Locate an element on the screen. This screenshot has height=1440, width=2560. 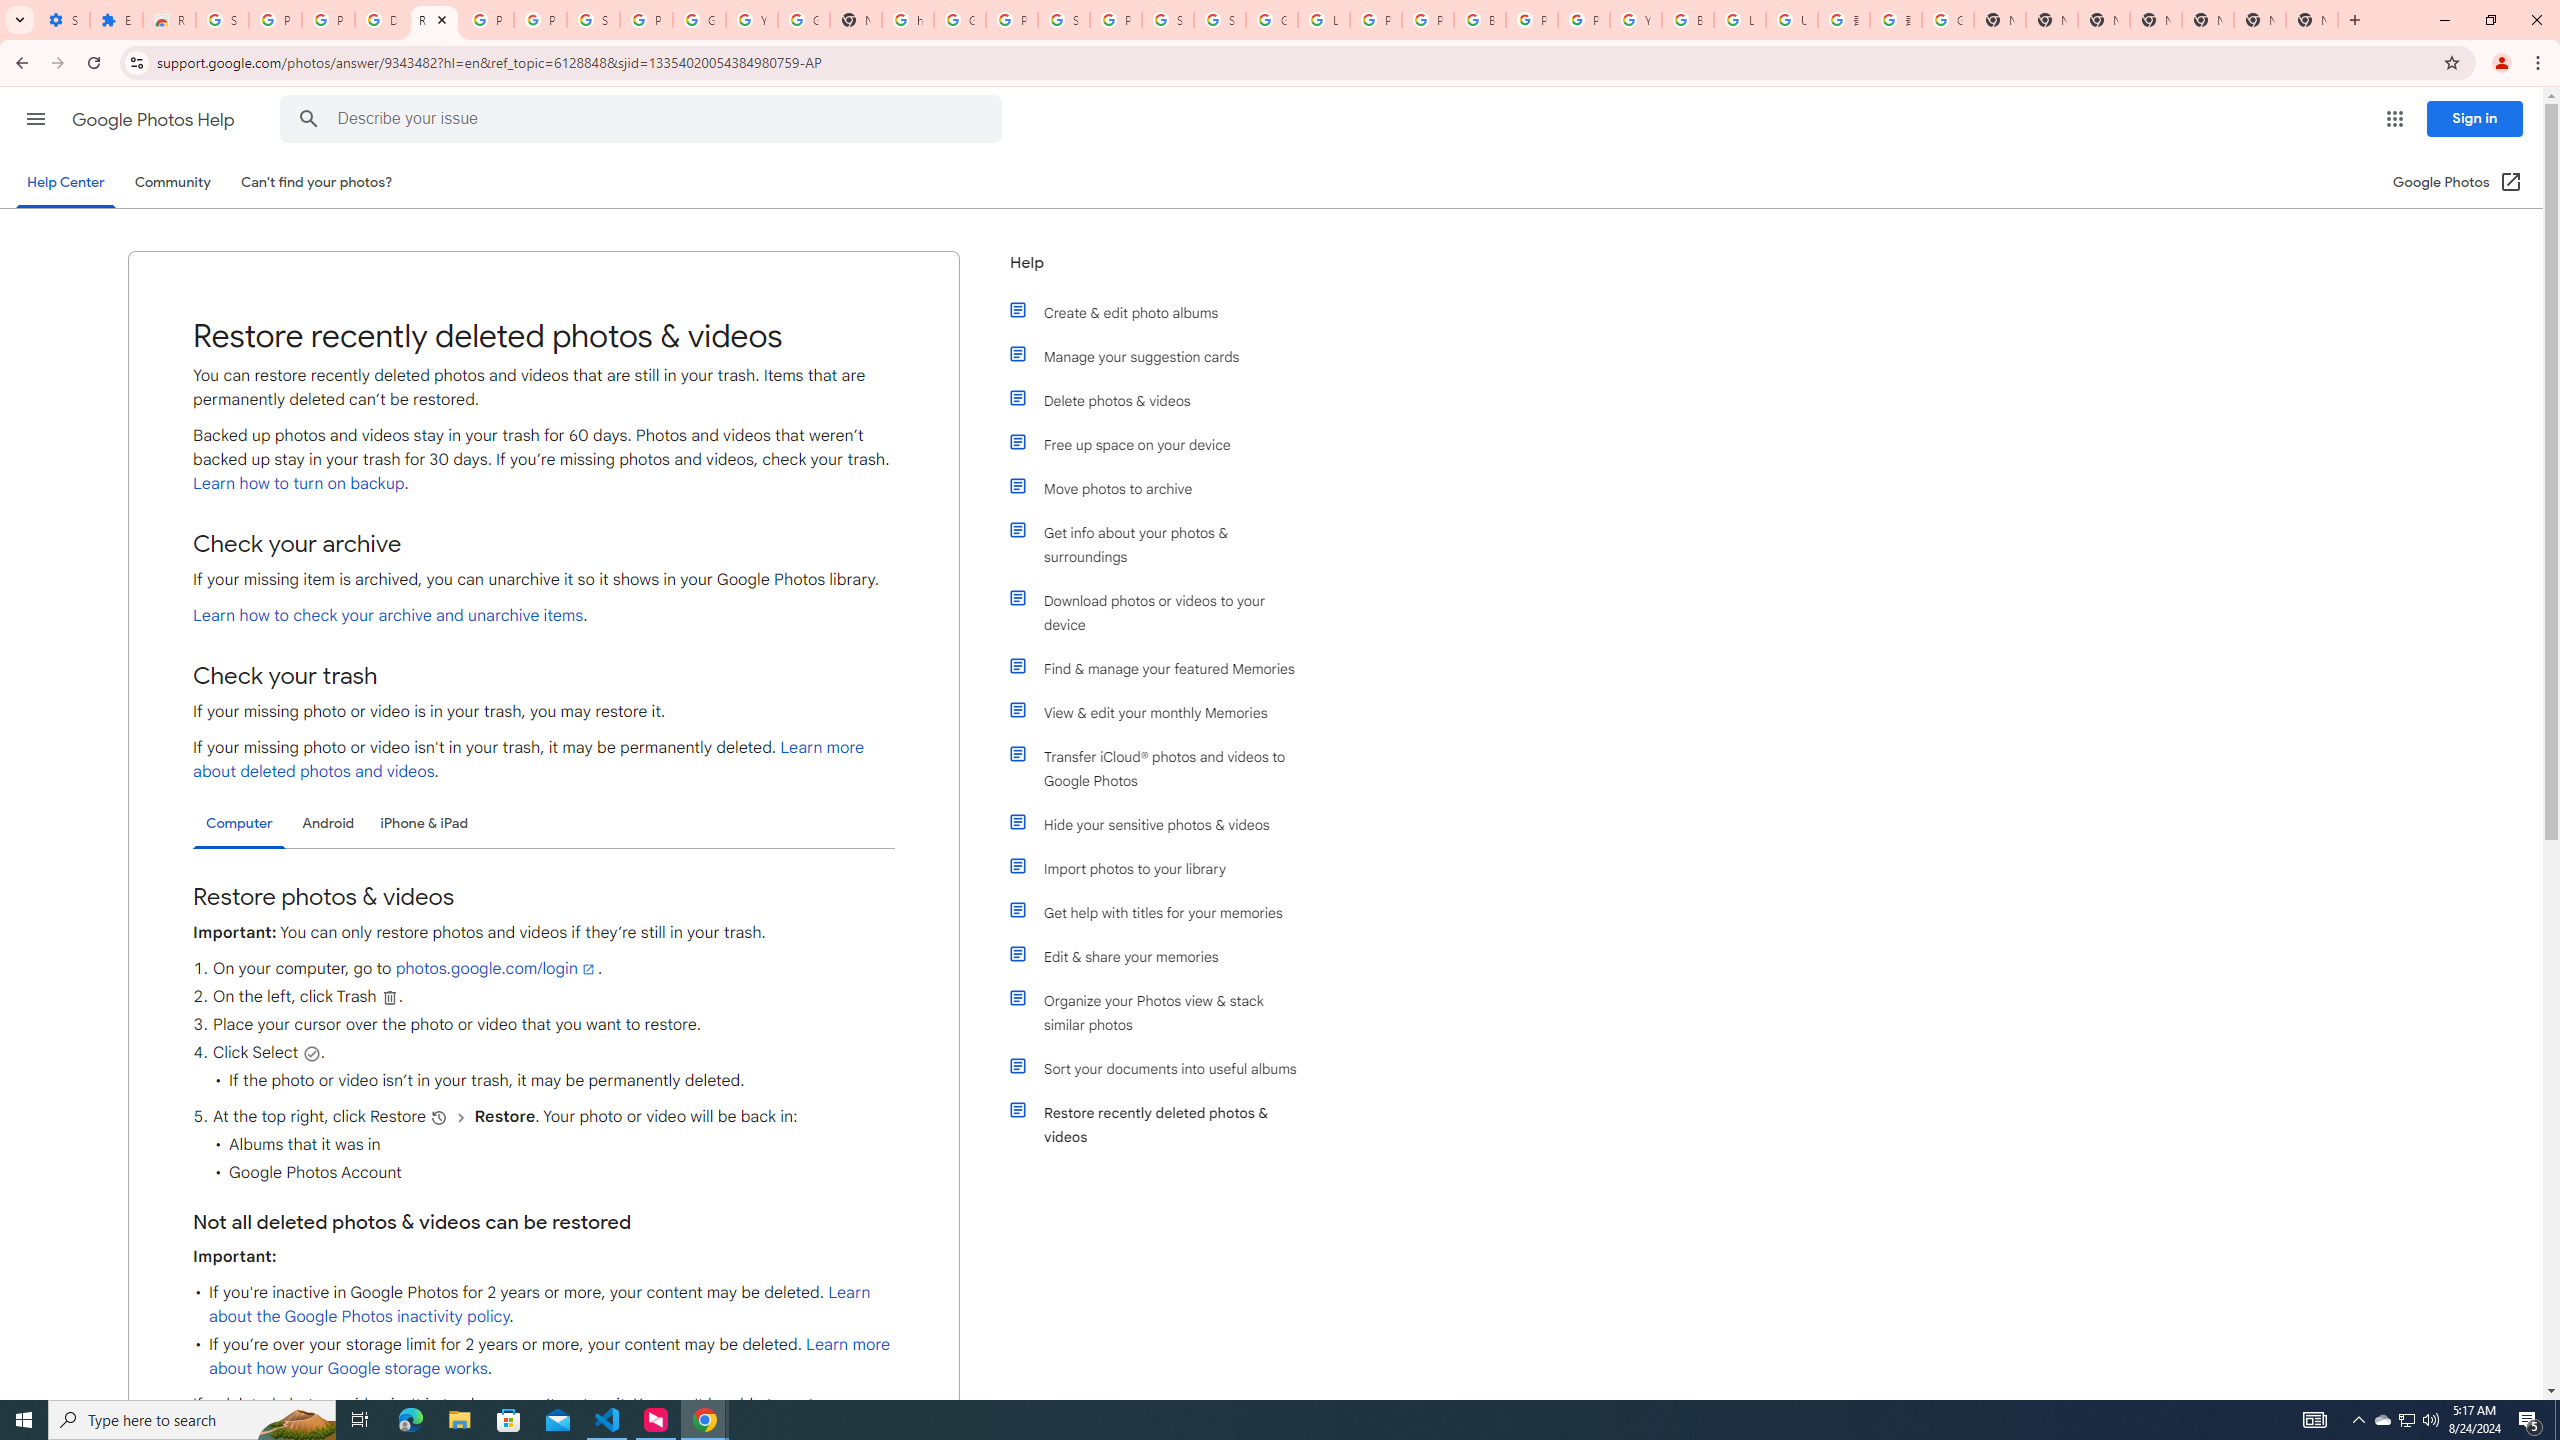
'Can' is located at coordinates (317, 181).